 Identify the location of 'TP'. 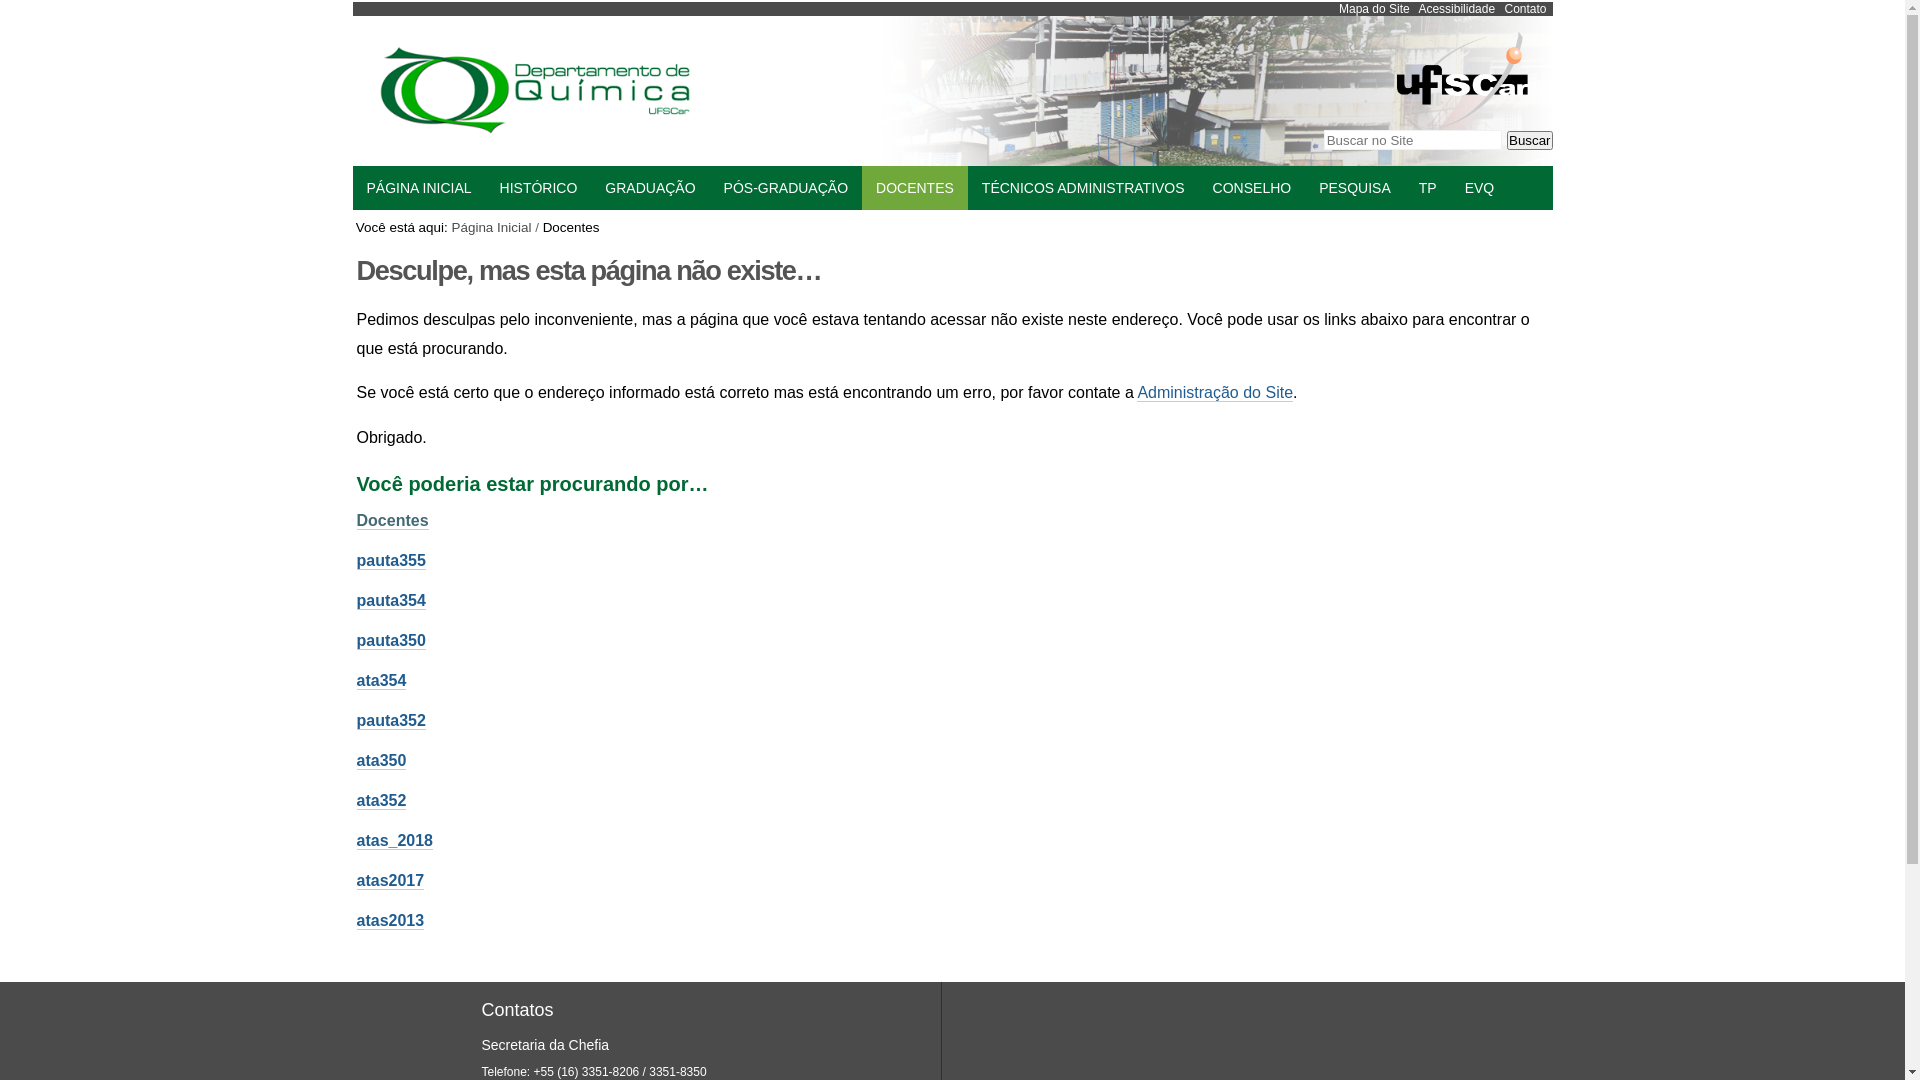
(1427, 188).